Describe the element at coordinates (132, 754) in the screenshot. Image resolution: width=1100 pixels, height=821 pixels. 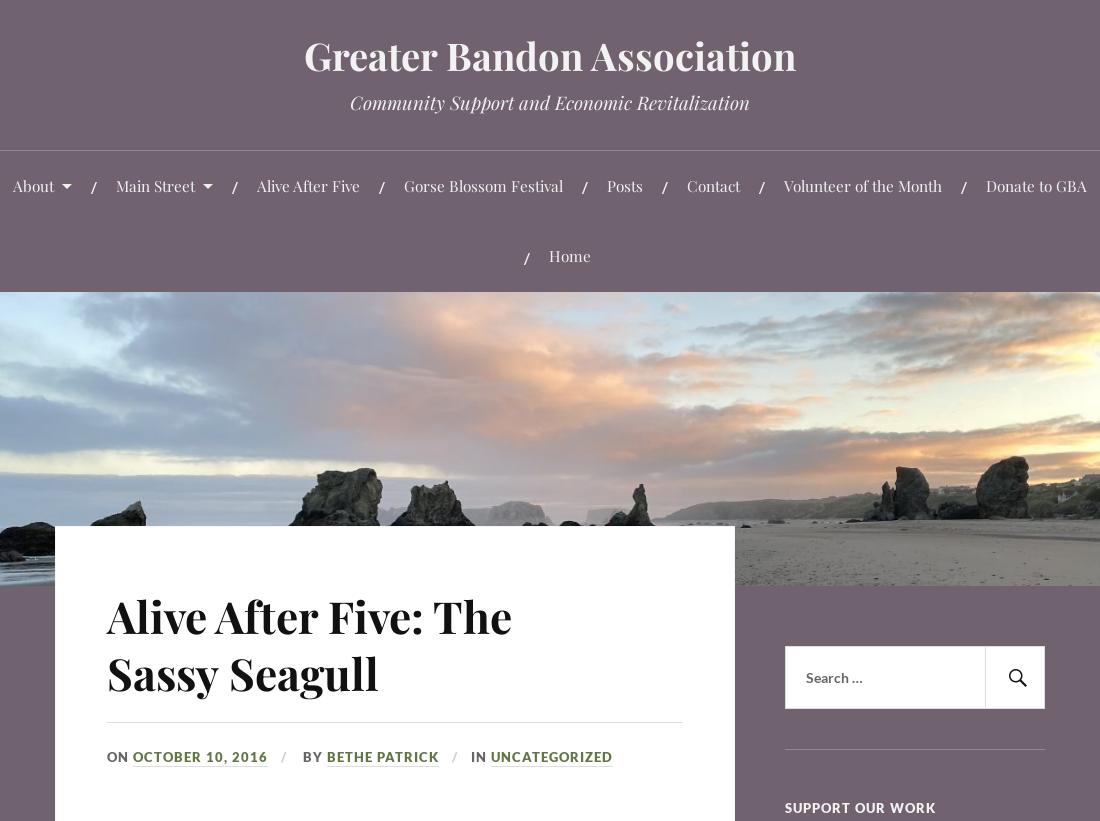
I see `'October 10, 2016'` at that location.